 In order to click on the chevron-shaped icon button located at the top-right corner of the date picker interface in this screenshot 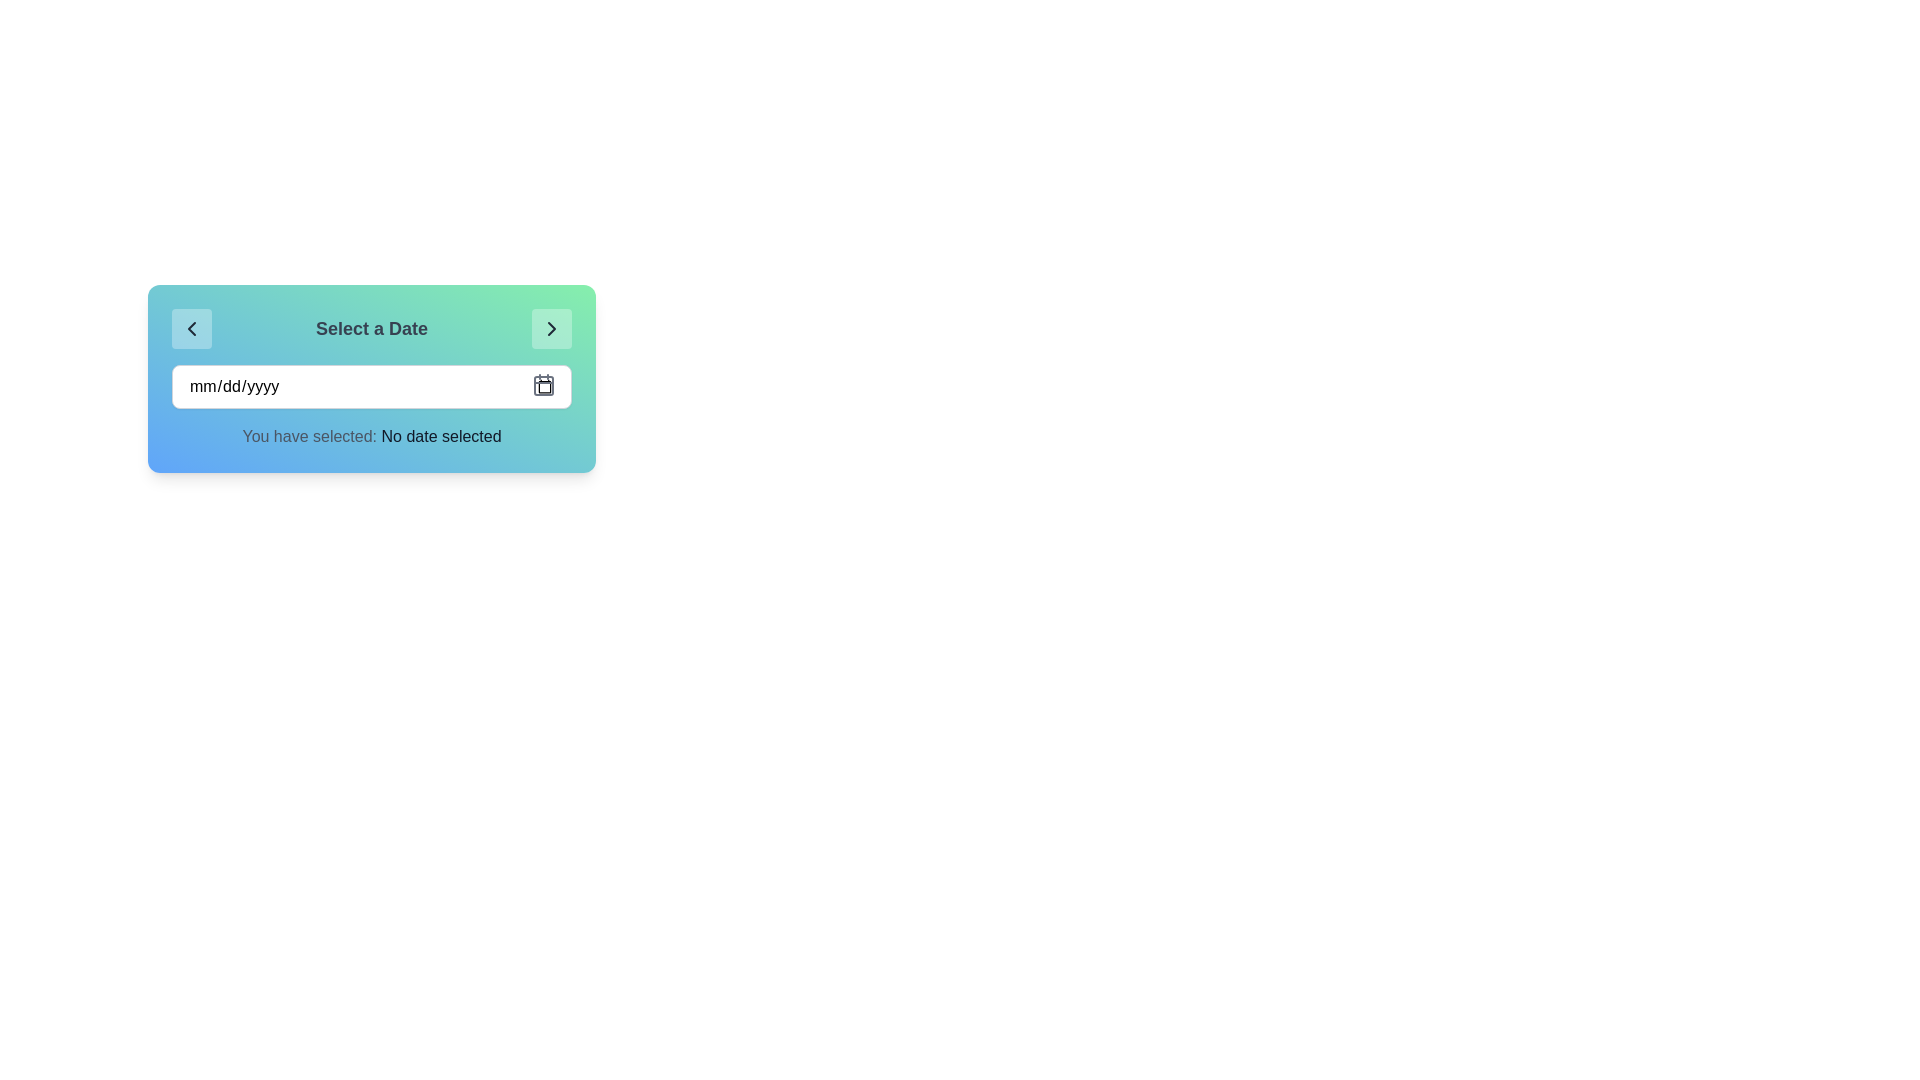, I will do `click(552, 327)`.